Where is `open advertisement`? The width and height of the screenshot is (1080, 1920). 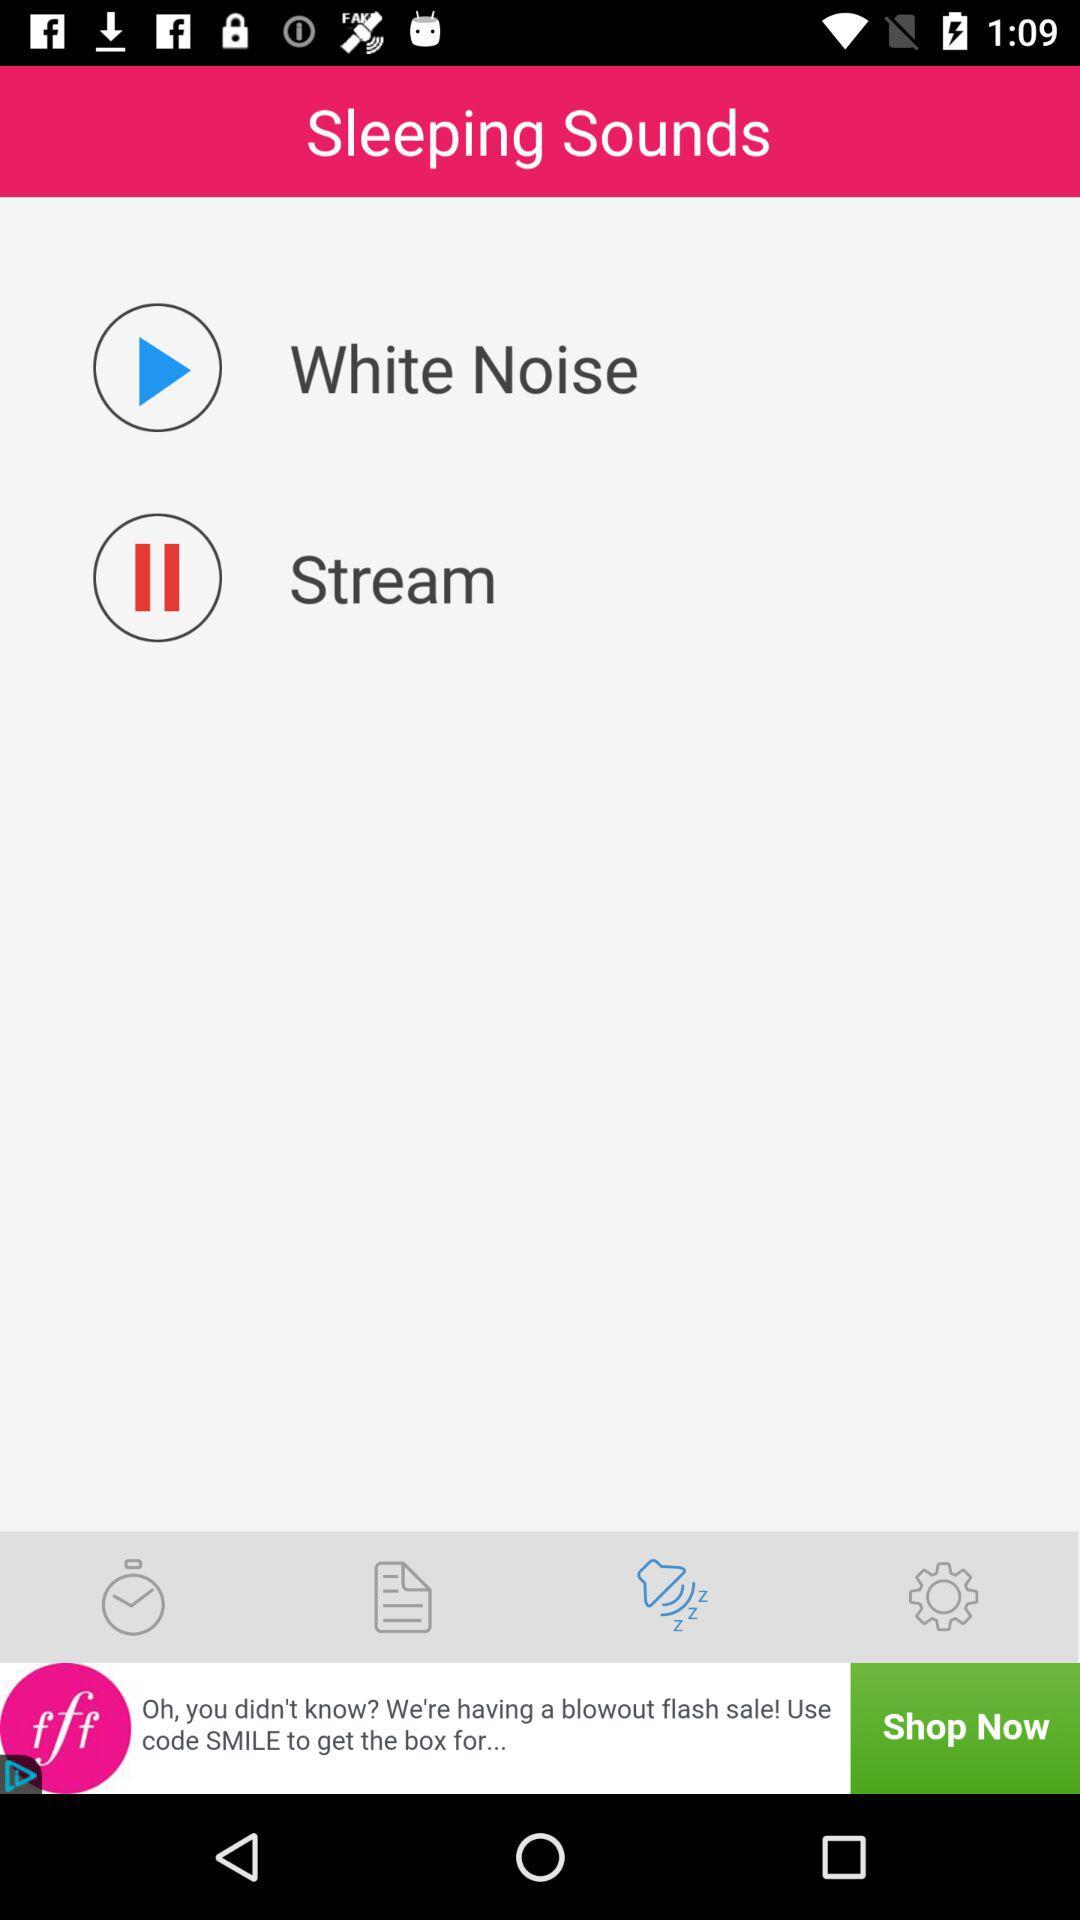
open advertisement is located at coordinates (540, 1727).